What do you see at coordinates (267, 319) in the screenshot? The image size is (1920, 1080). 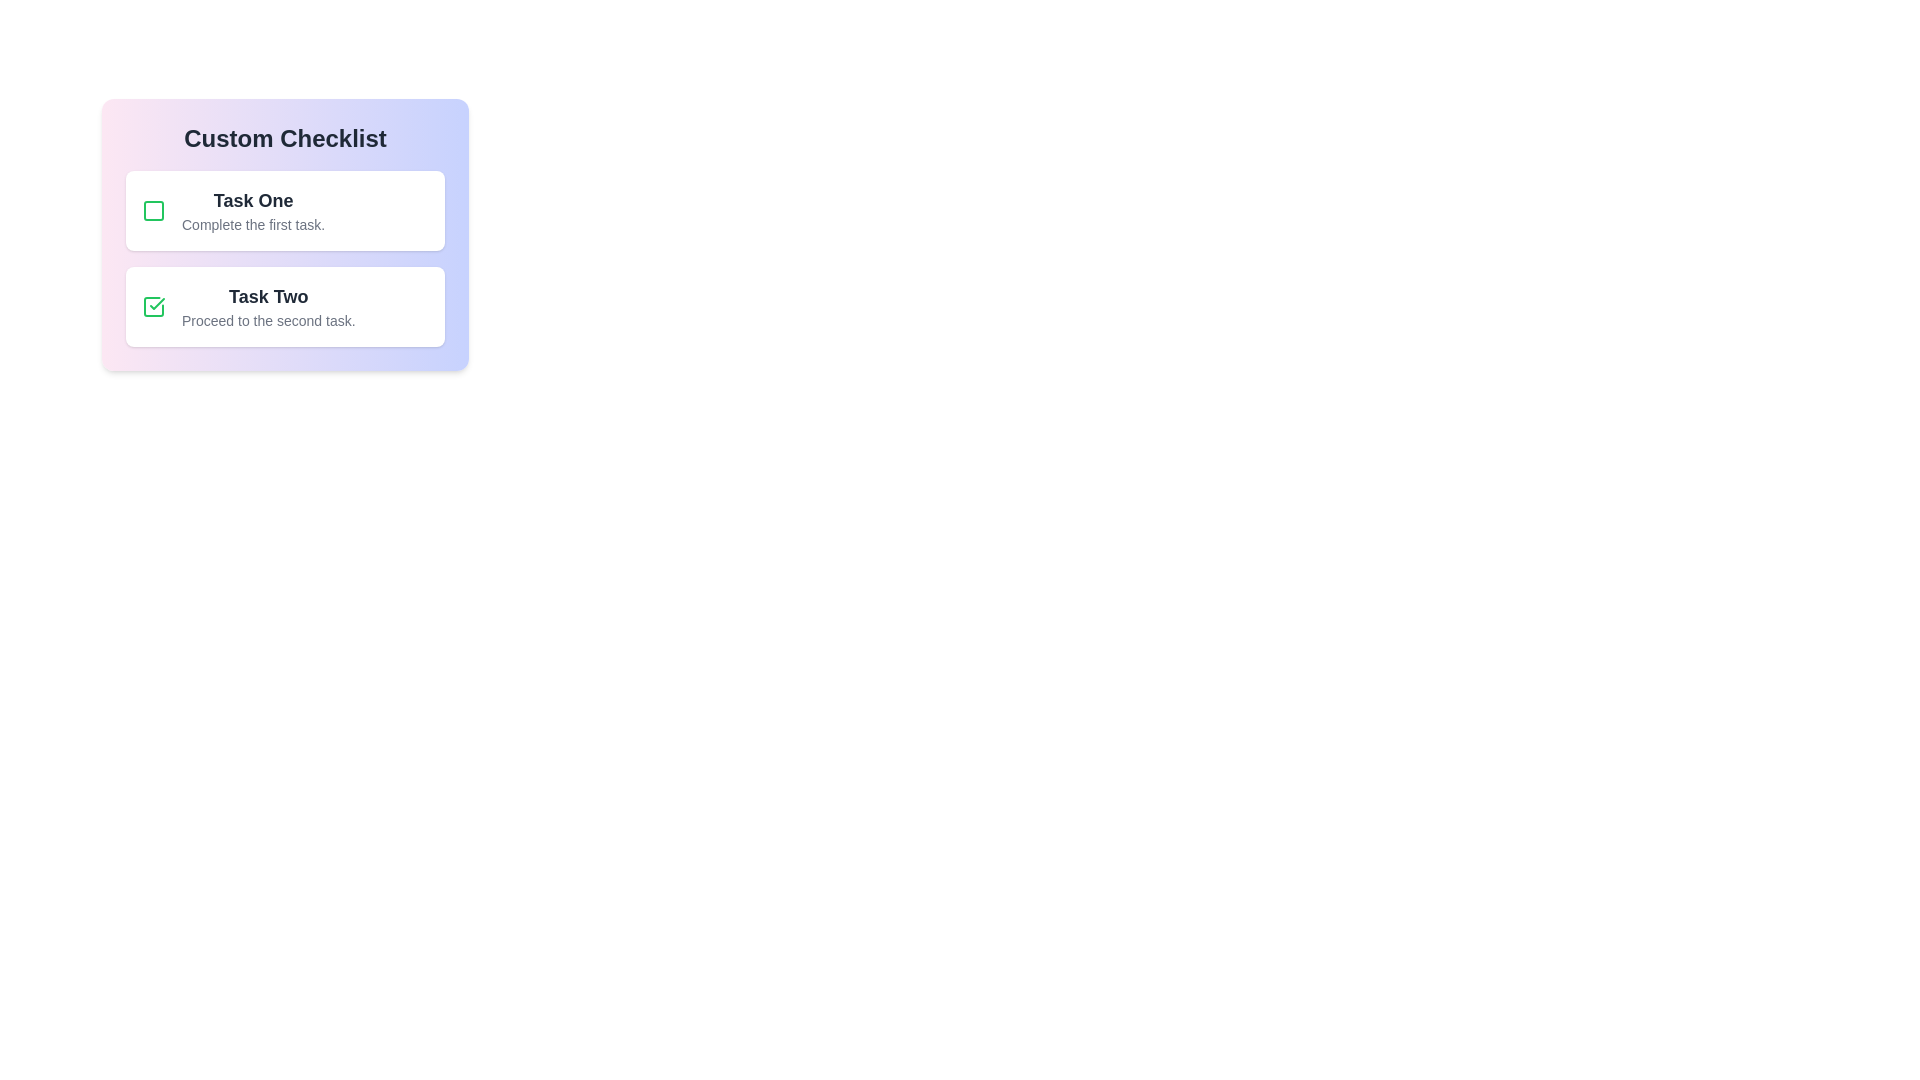 I see `the text label reading 'Proceed to the second task.' which is styled with a small font size and light gray color, located below the bold heading 'Task Two' in a left-aligned checklist interface` at bounding box center [267, 319].